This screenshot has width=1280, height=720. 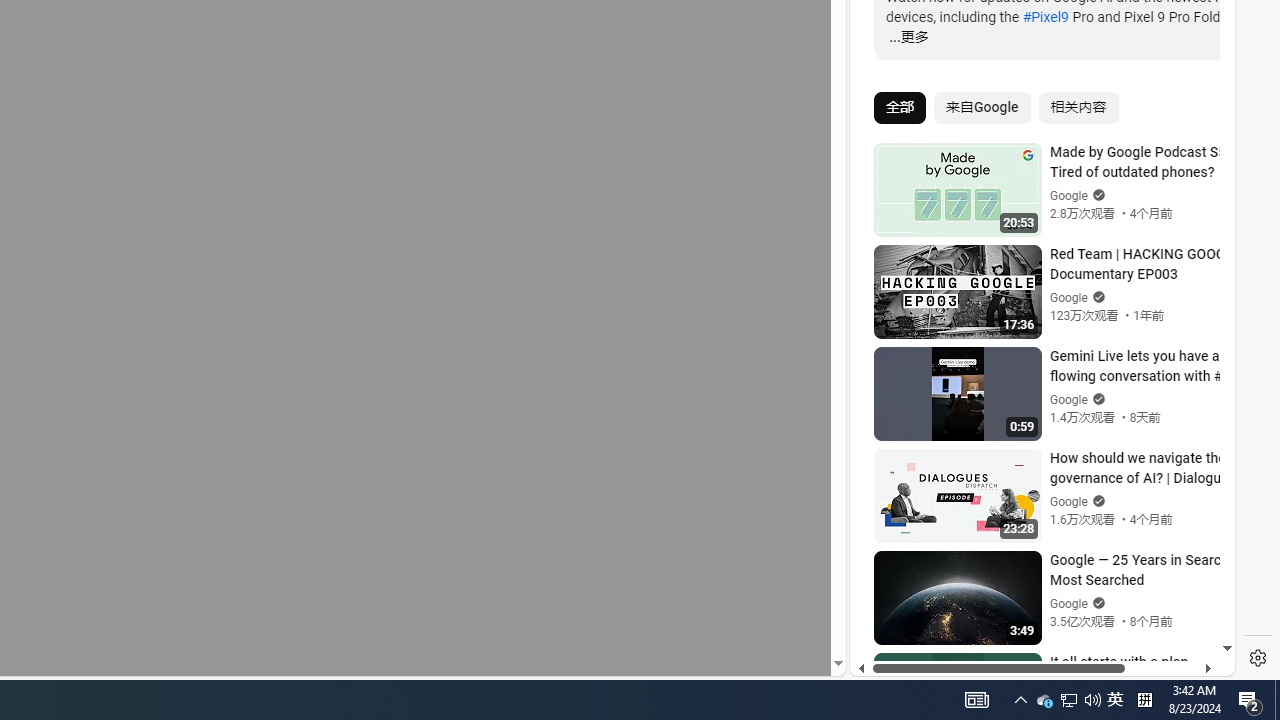 I want to click on '#Pixel9', so click(x=1044, y=16).